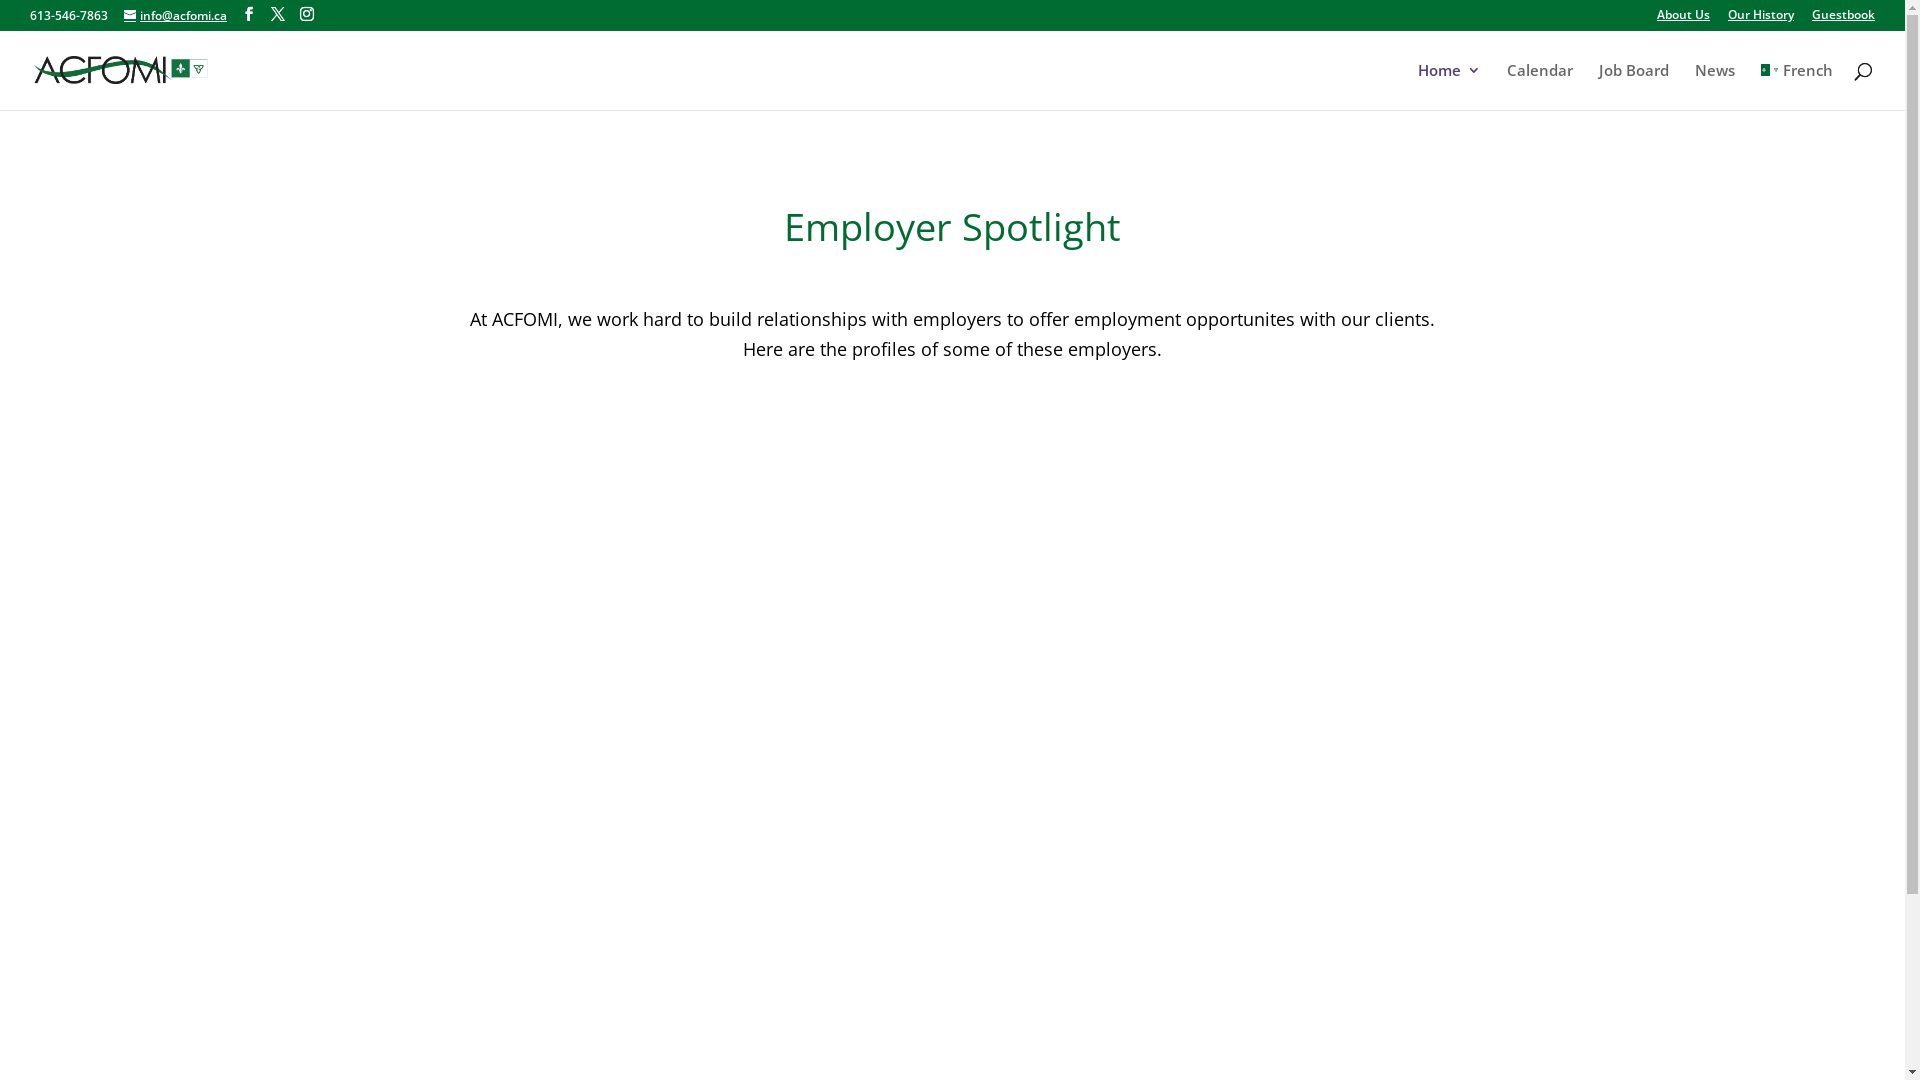 The width and height of the screenshot is (1920, 1080). Describe the element at coordinates (1796, 85) in the screenshot. I see `'French'` at that location.